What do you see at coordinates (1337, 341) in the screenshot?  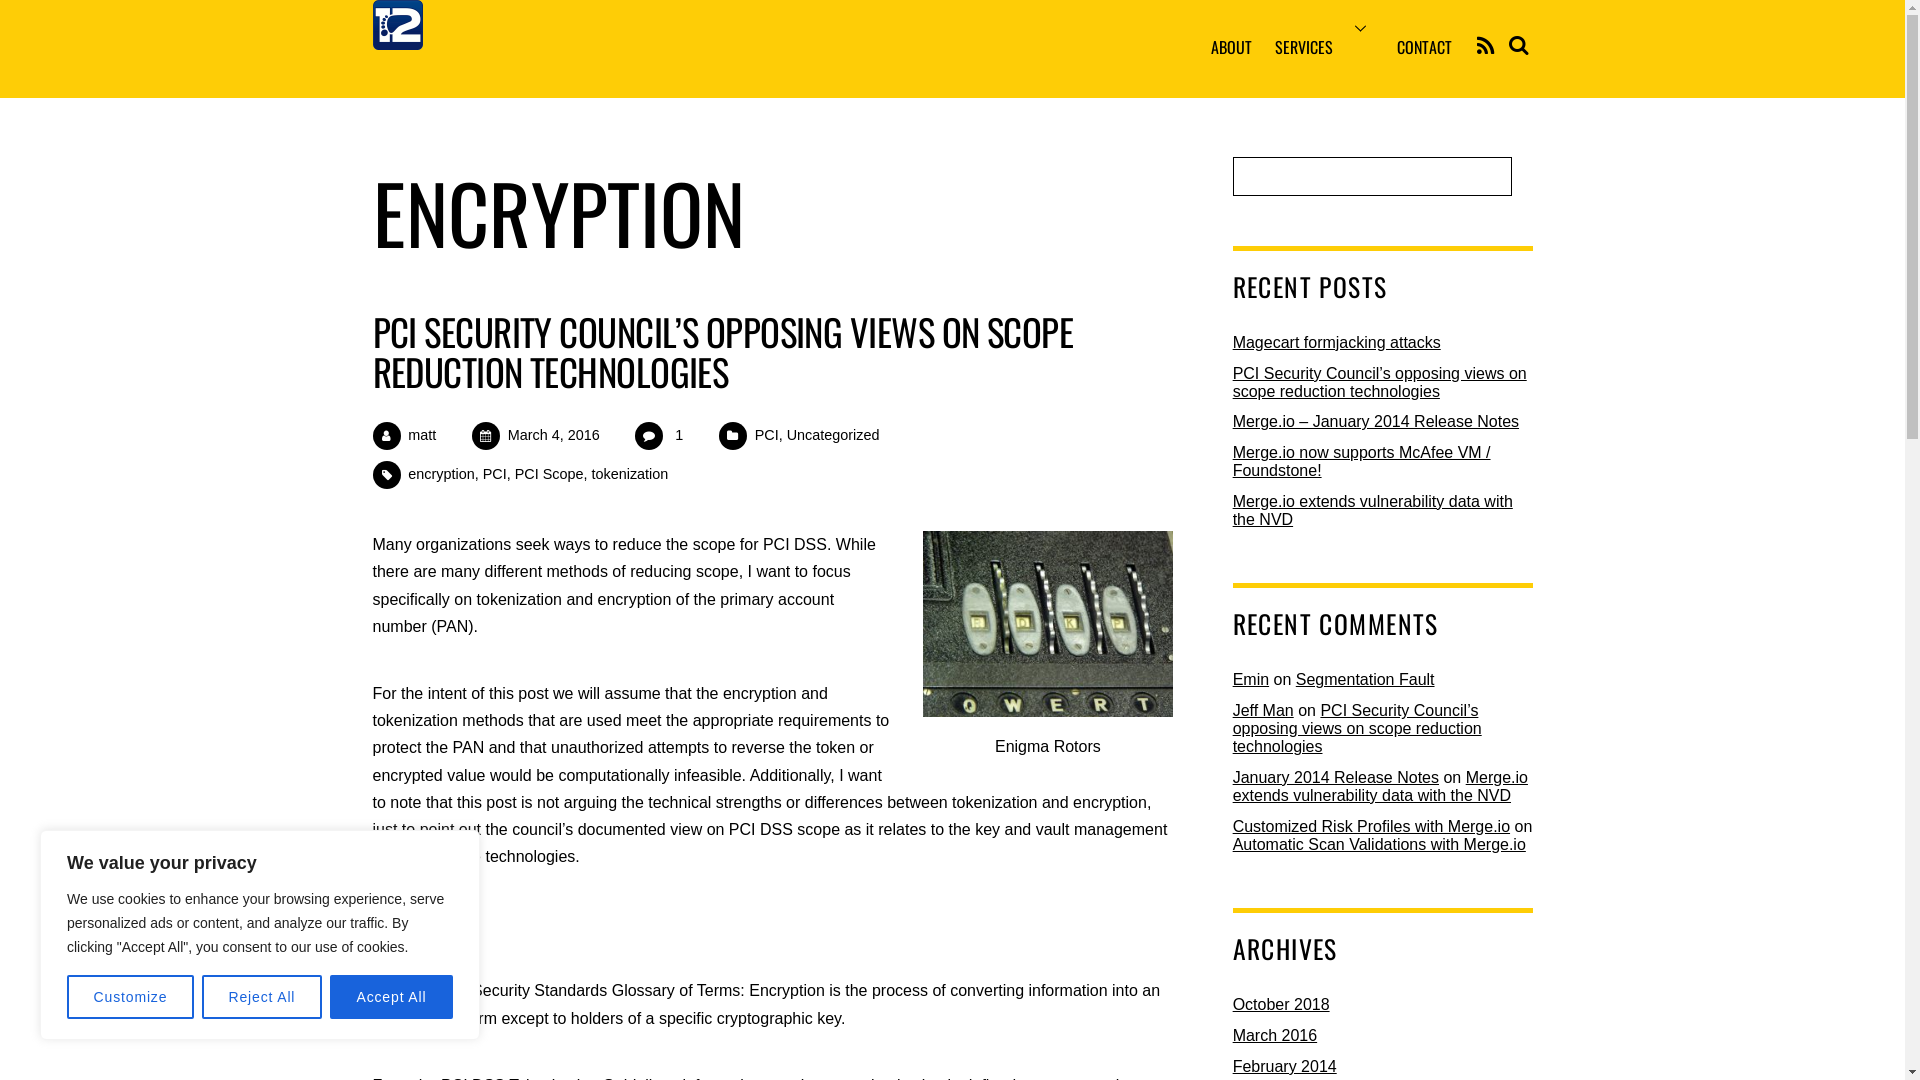 I see `'Magecart formjacking attacks'` at bounding box center [1337, 341].